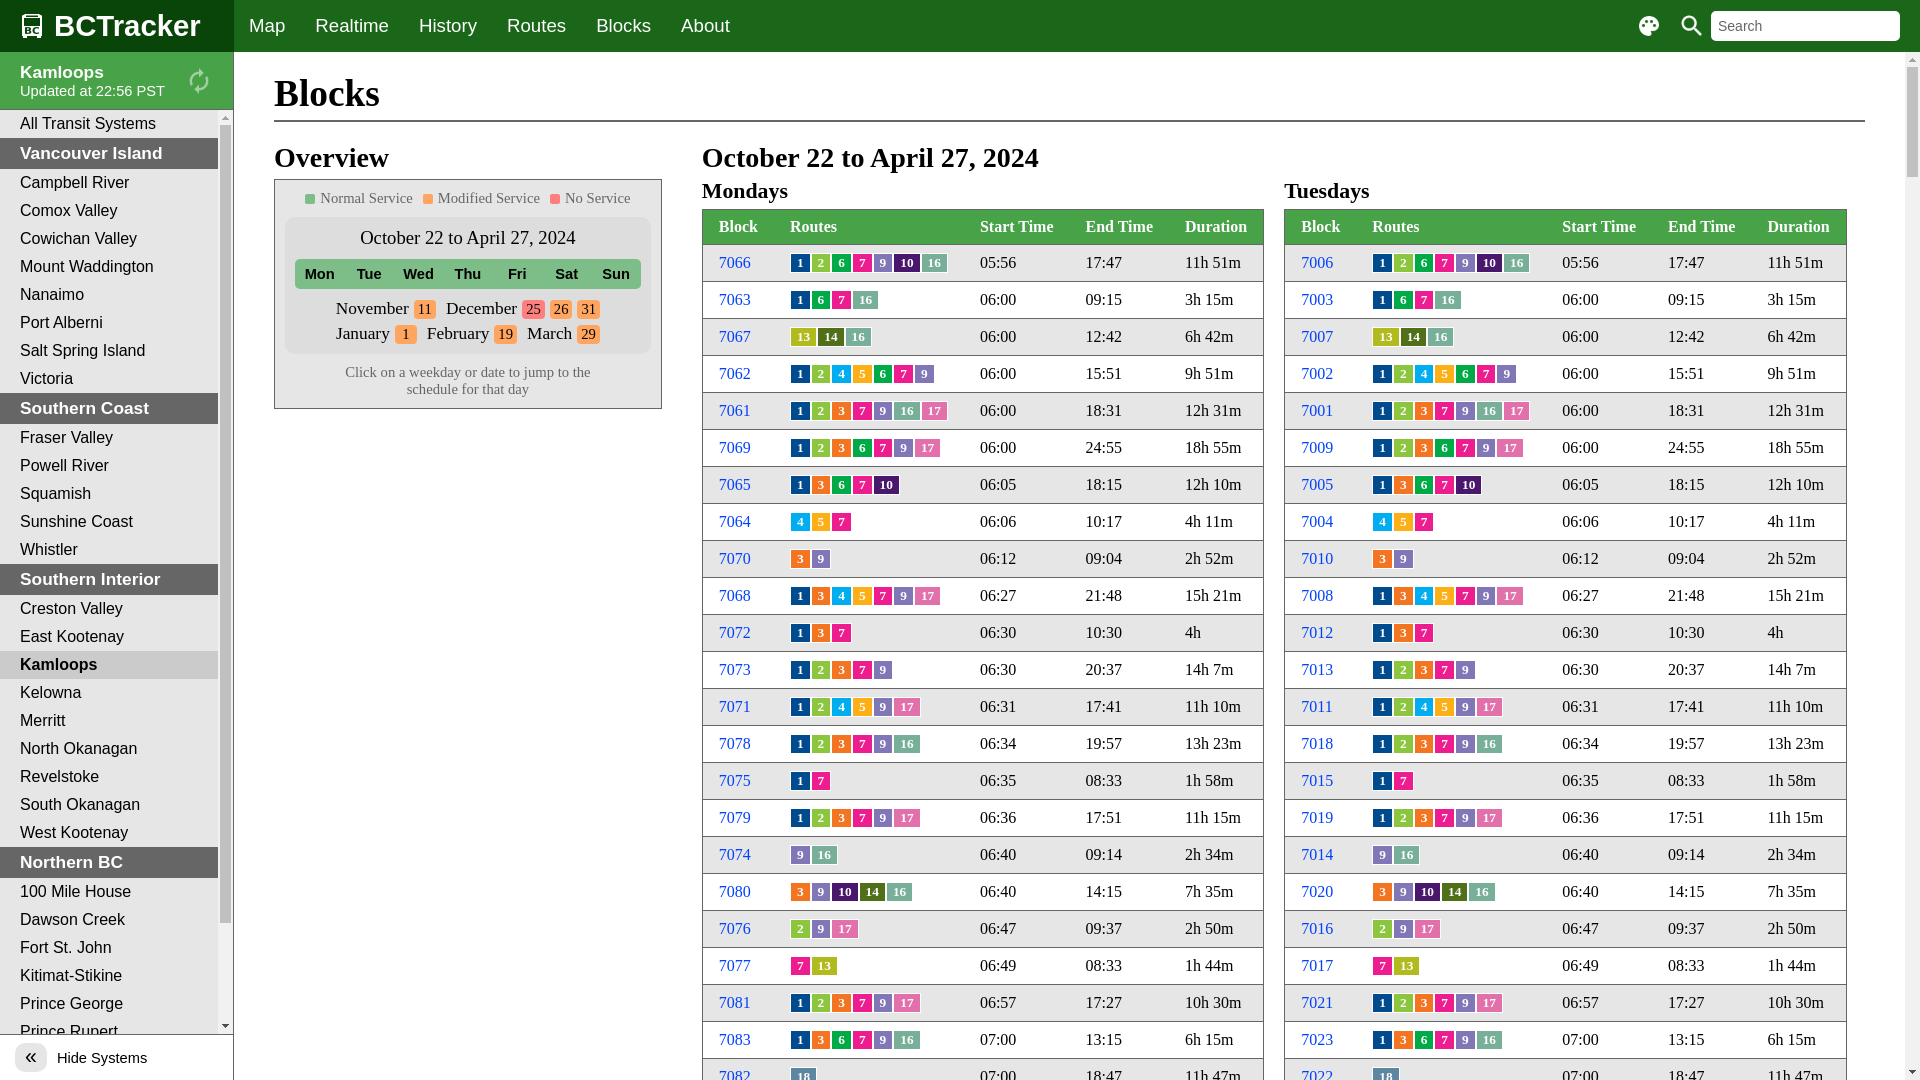 The height and width of the screenshot is (1080, 1920). Describe the element at coordinates (108, 890) in the screenshot. I see `'100 Mile House'` at that location.